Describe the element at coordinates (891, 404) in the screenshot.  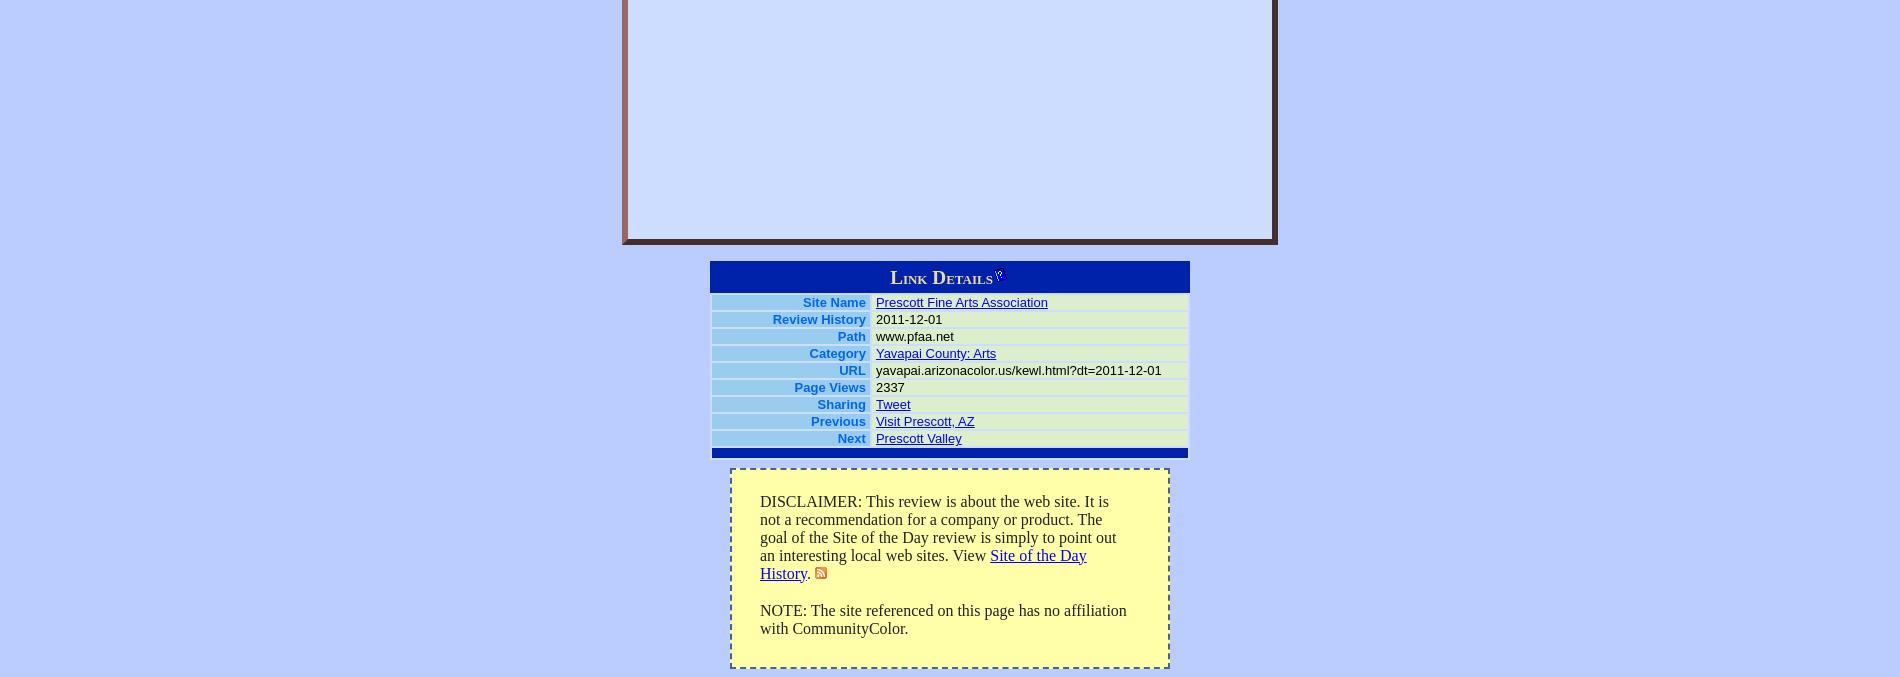
I see `'Tweet'` at that location.